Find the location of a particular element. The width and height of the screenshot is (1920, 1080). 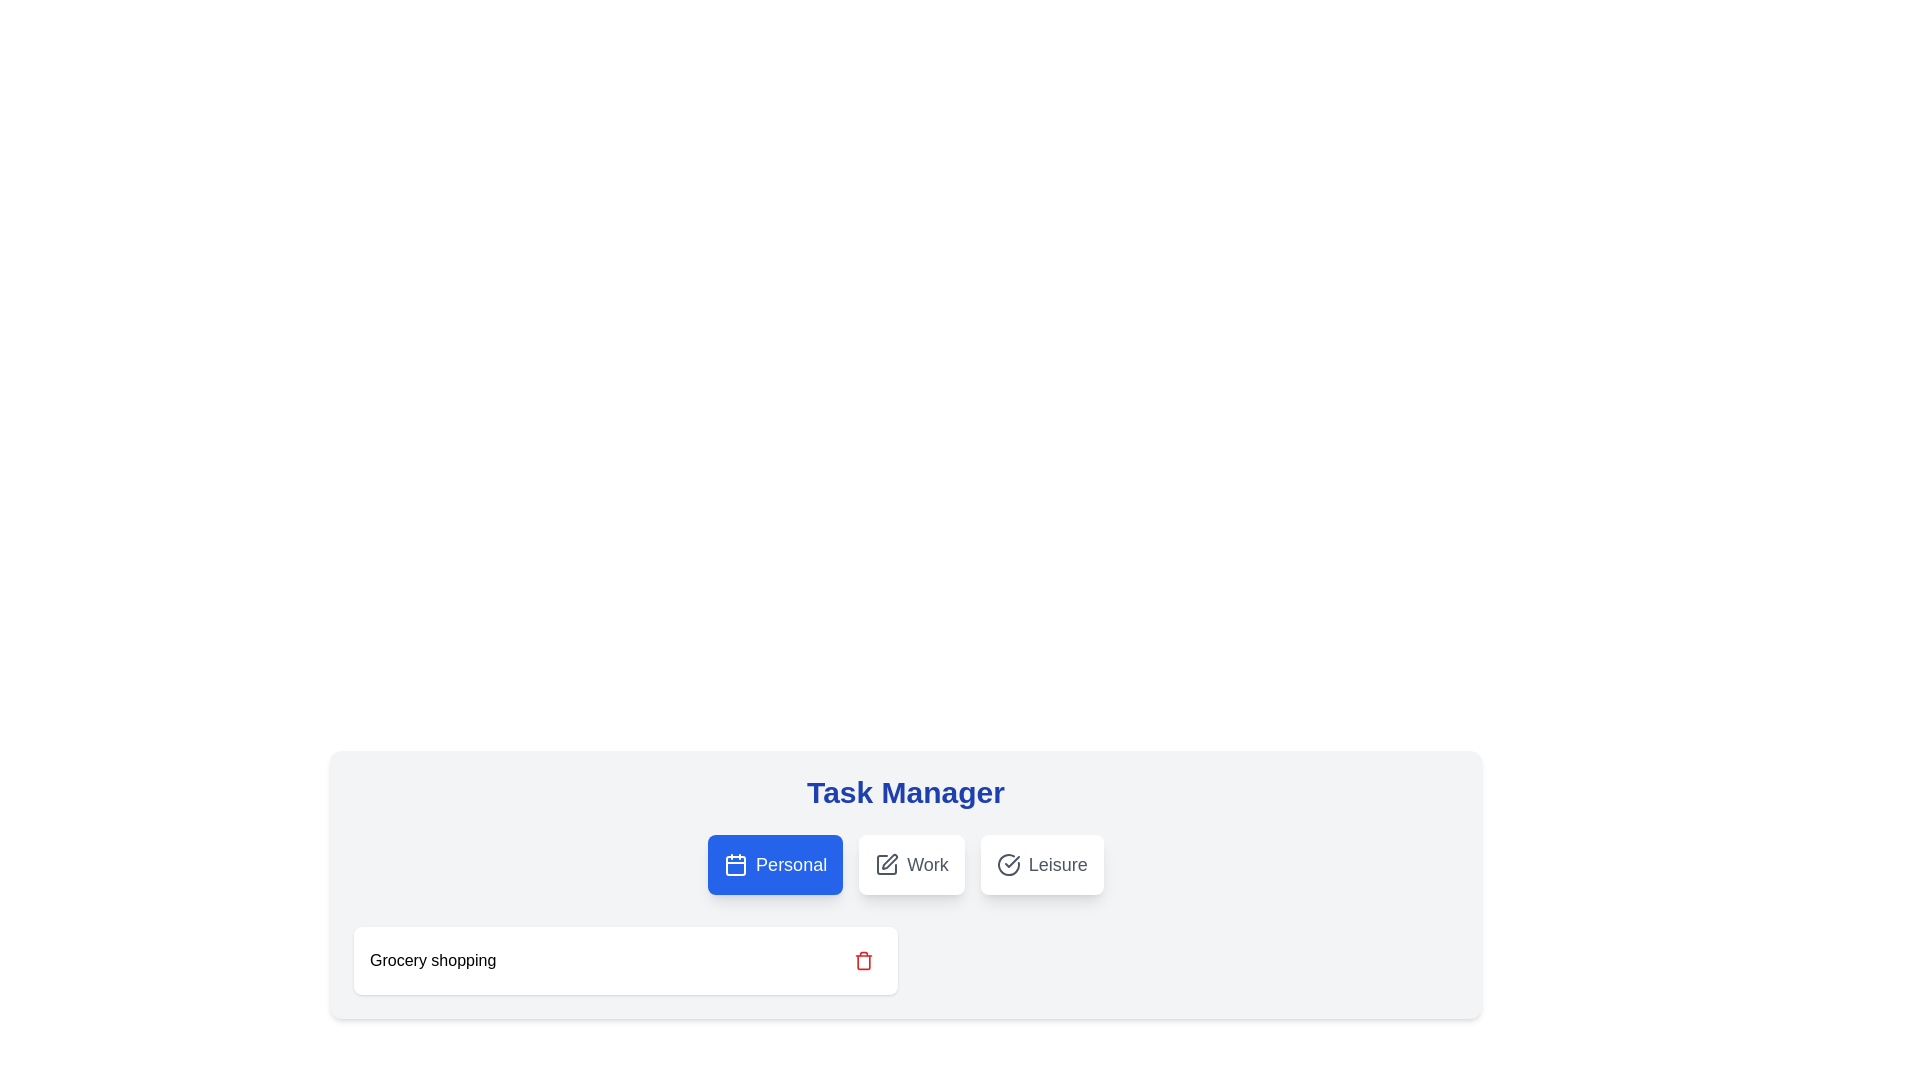

the calendar icon, which is a white icon with a square outline and a grid design, located to the left of the 'Personal' button is located at coordinates (735, 863).